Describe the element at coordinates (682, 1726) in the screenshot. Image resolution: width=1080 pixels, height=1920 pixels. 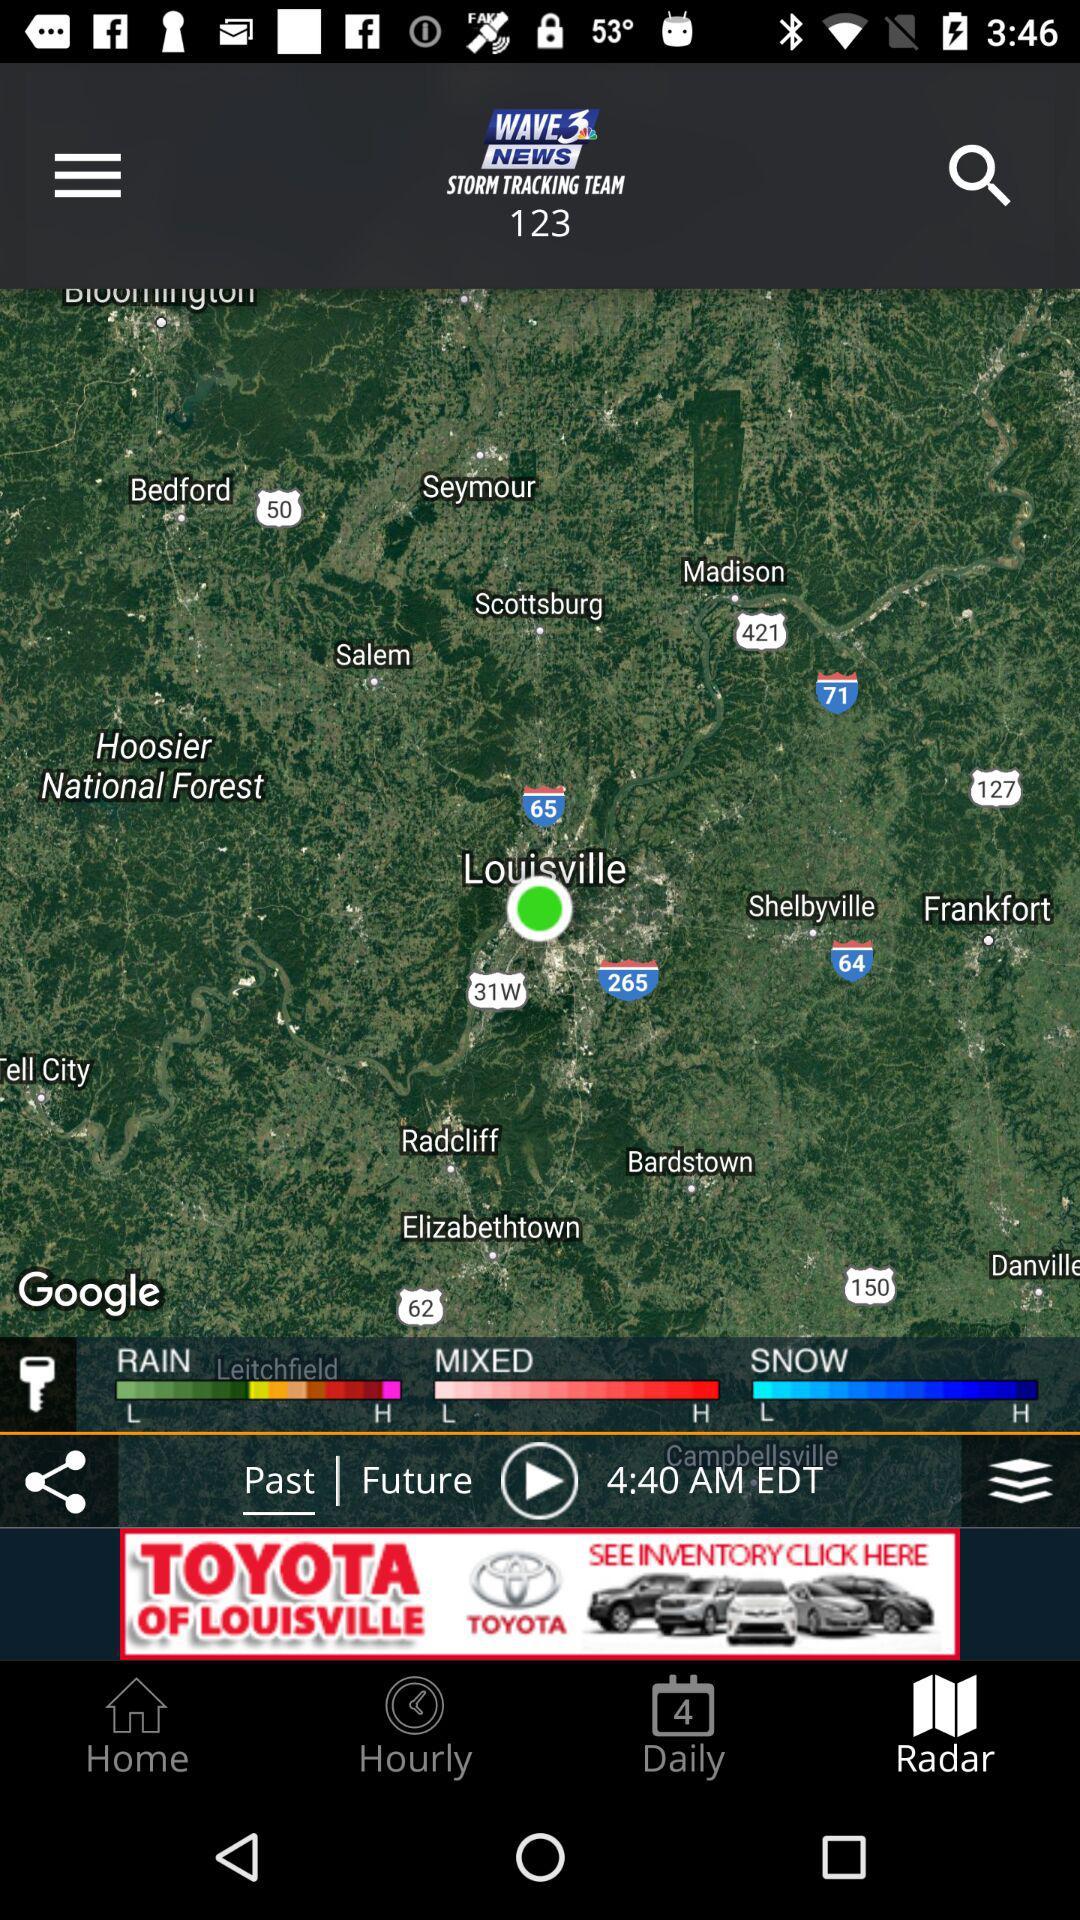
I see `the icon to the left of the radar item` at that location.